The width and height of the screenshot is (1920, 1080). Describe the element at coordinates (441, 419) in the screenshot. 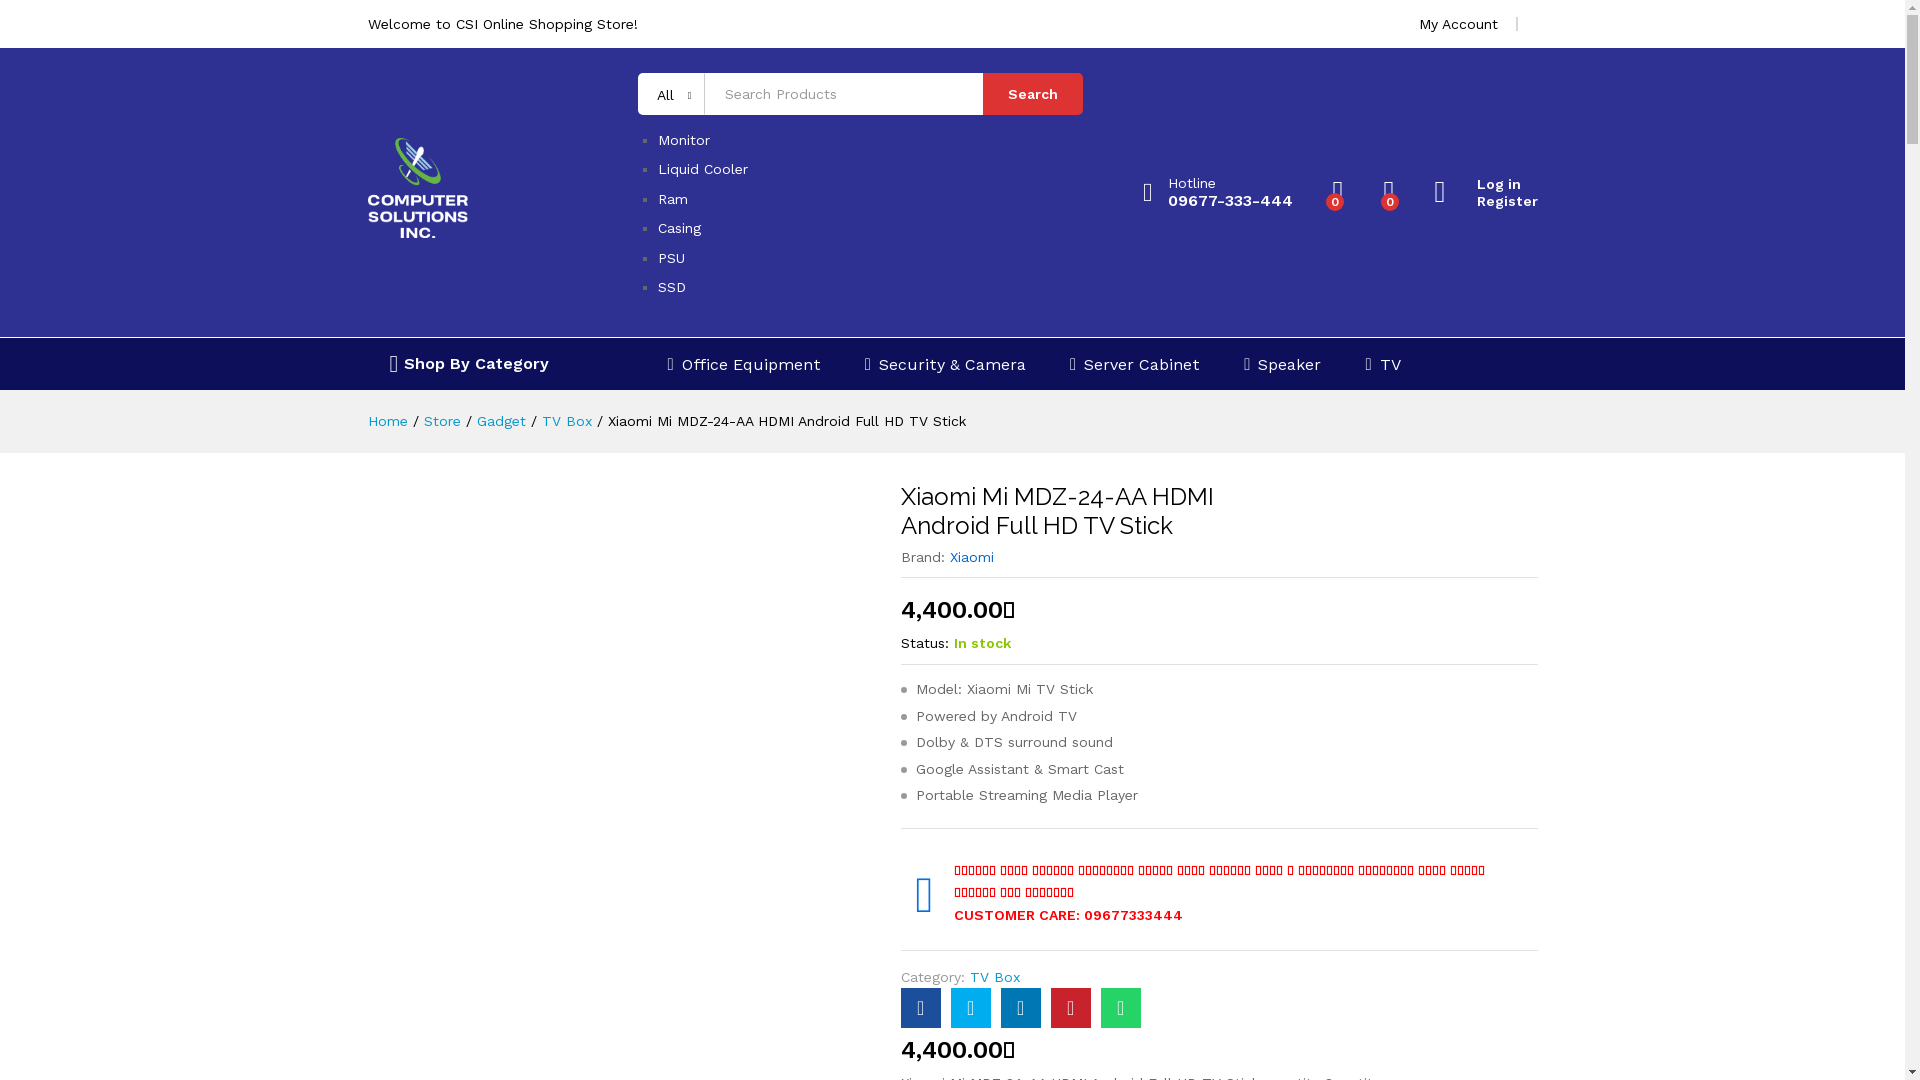

I see `'Store'` at that location.